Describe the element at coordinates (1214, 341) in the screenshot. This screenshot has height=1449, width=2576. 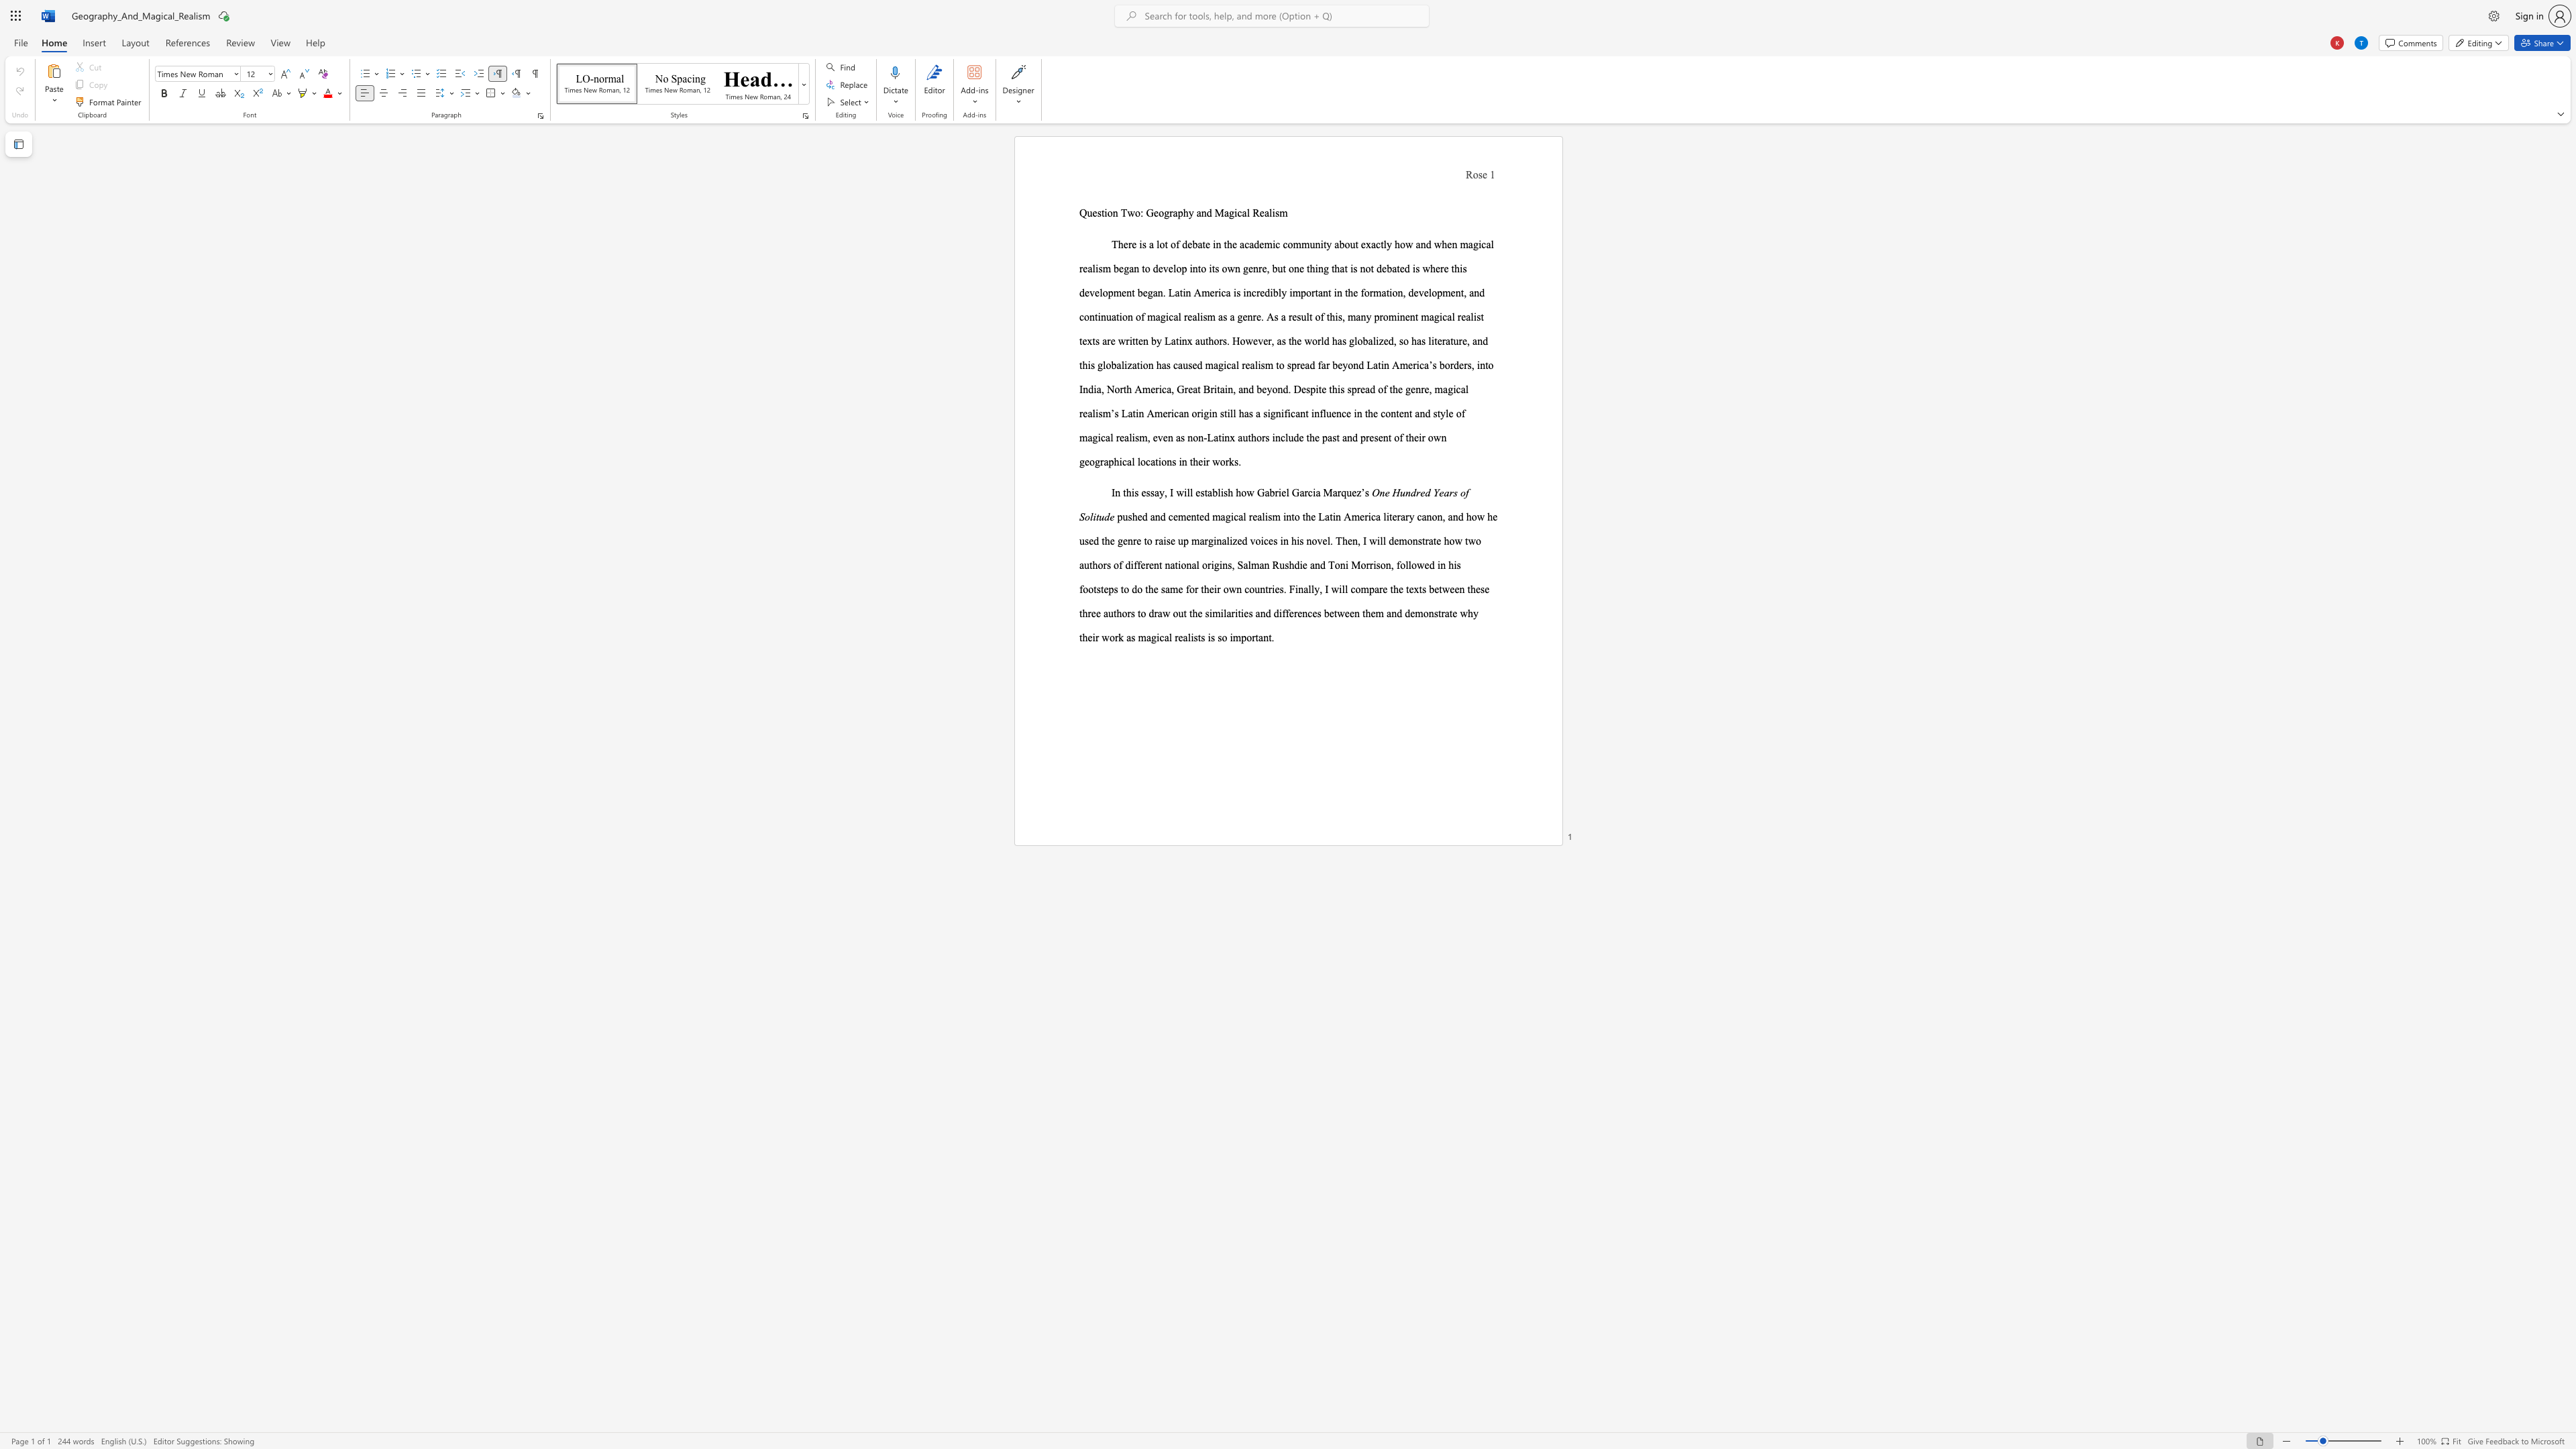
I see `the subset text "ors. However, as the world has globalized, so has literature, and this globalization ha" within the text "There is a lot of debate in the academic community about exactly how and when magical realism began to develop into its own genre, but one thing that is not debated is where this development began. Latin America is incredibly important in the formation, development, and continuation of magical realism as a genre. As a result of this, many prominent magical realist texts are written by Latinx authors. However, as the world has globalized, so has literature, and this globalization has caused magical realism to spread far beyond Latin America’s borders, into India, North America, Great Britain, and beyond. Despite this spread of the genre, magical realism’s Latin American origin still has a"` at that location.